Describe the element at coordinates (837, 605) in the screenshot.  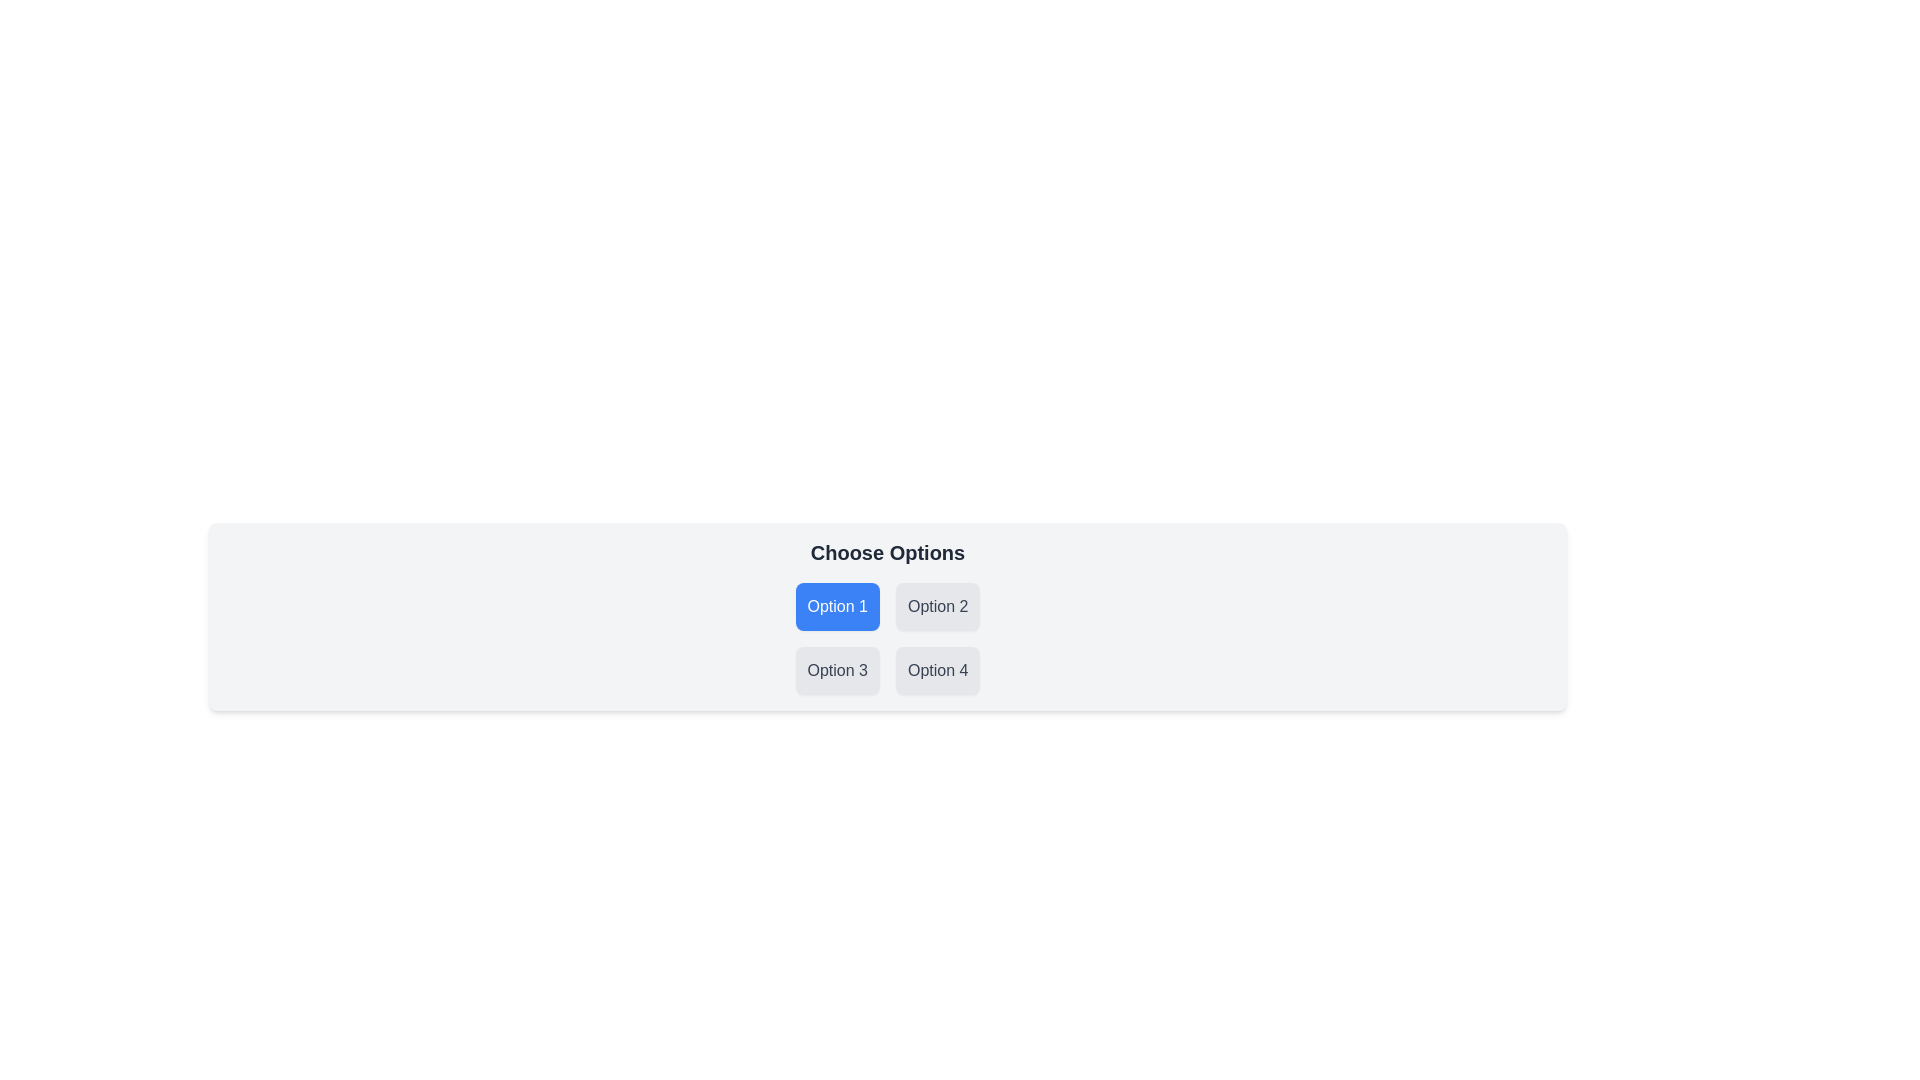
I see `the blue button labeled 'Option 1' in the top-left corner of the grid layout` at that location.